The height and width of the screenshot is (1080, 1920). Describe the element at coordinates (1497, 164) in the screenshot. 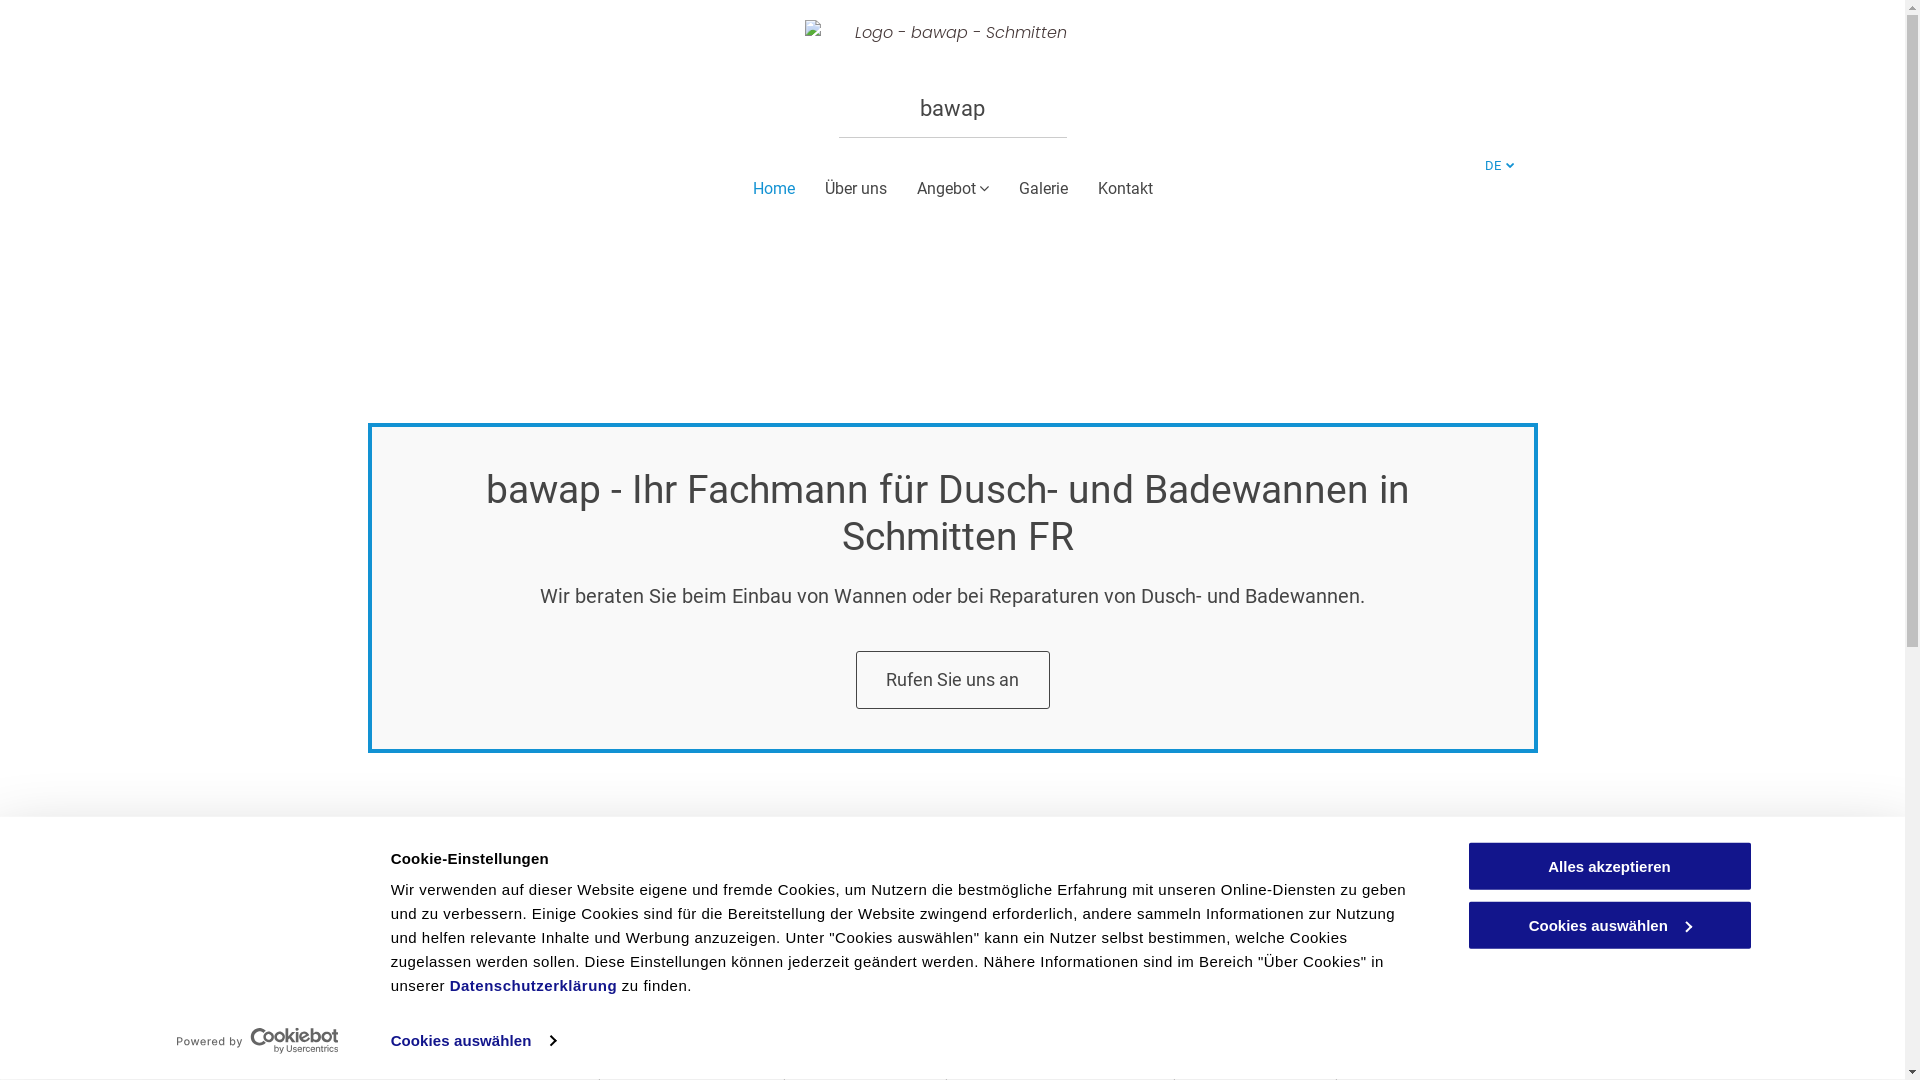

I see `'DE'` at that location.